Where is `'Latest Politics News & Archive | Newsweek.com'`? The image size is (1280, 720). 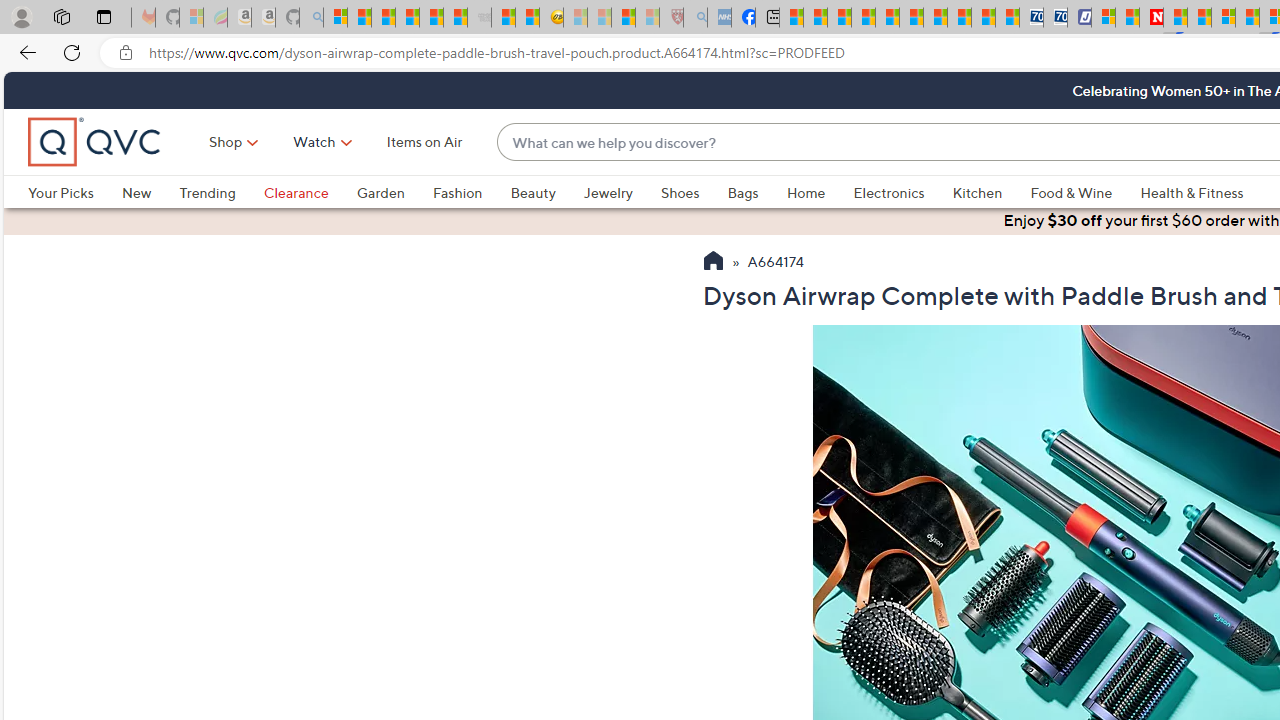
'Latest Politics News & Archive | Newsweek.com' is located at coordinates (1152, 17).